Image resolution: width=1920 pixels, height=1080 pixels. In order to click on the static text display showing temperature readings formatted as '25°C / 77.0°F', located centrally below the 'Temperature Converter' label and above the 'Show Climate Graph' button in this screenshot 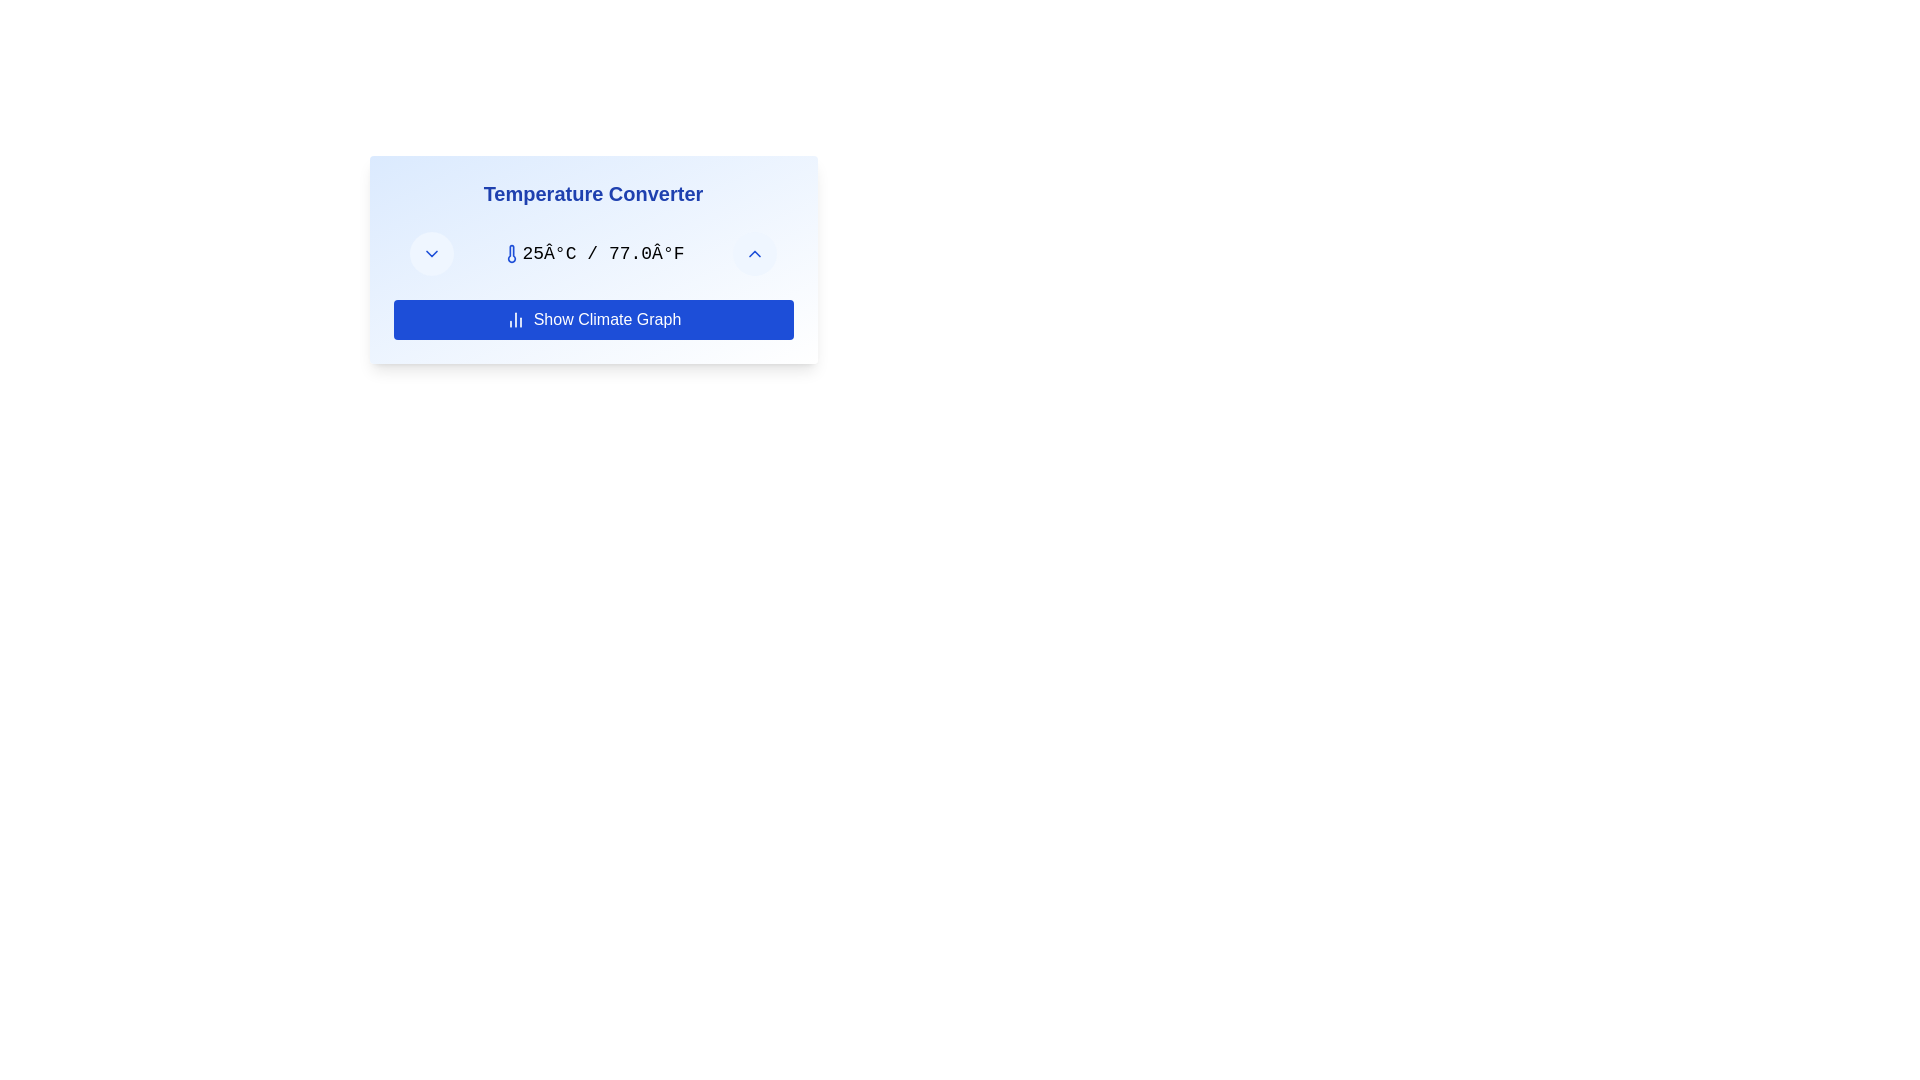, I will do `click(592, 253)`.